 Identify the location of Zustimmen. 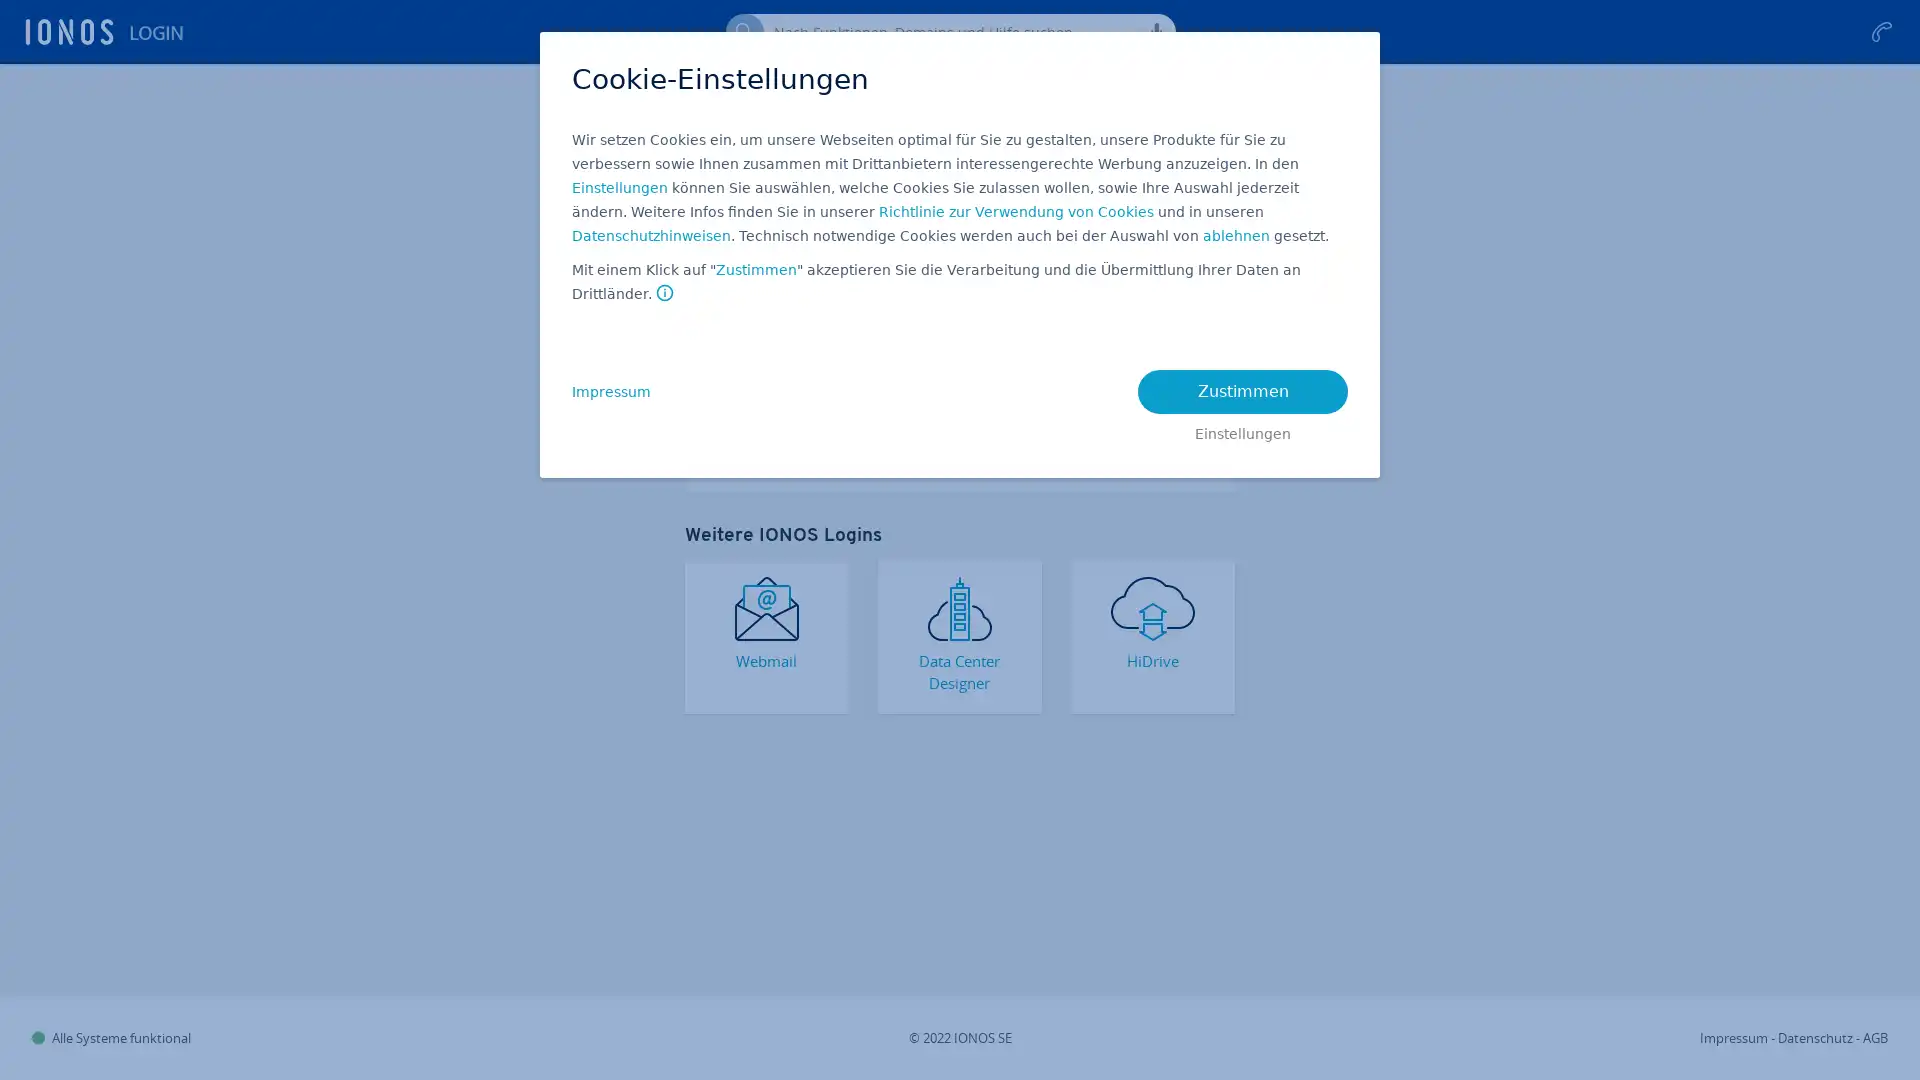
(1242, 392).